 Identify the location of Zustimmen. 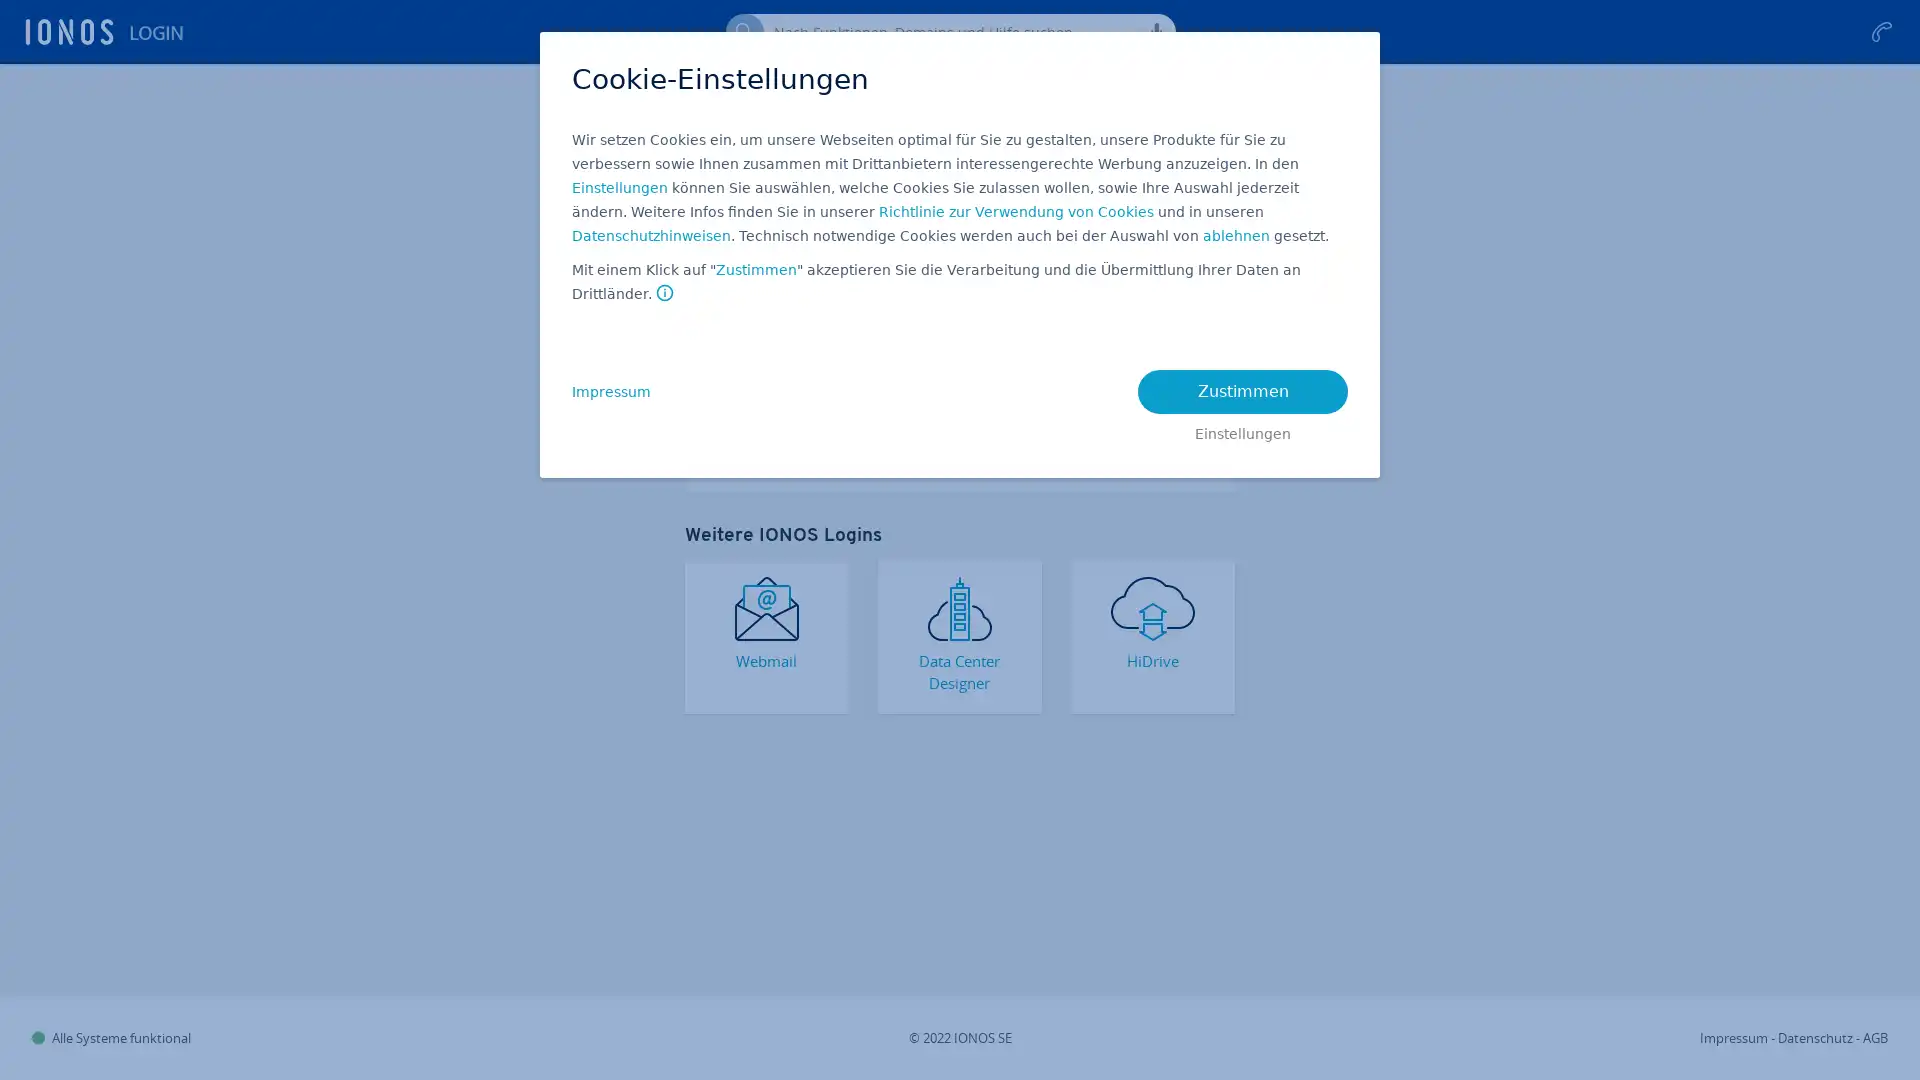
(1242, 392).